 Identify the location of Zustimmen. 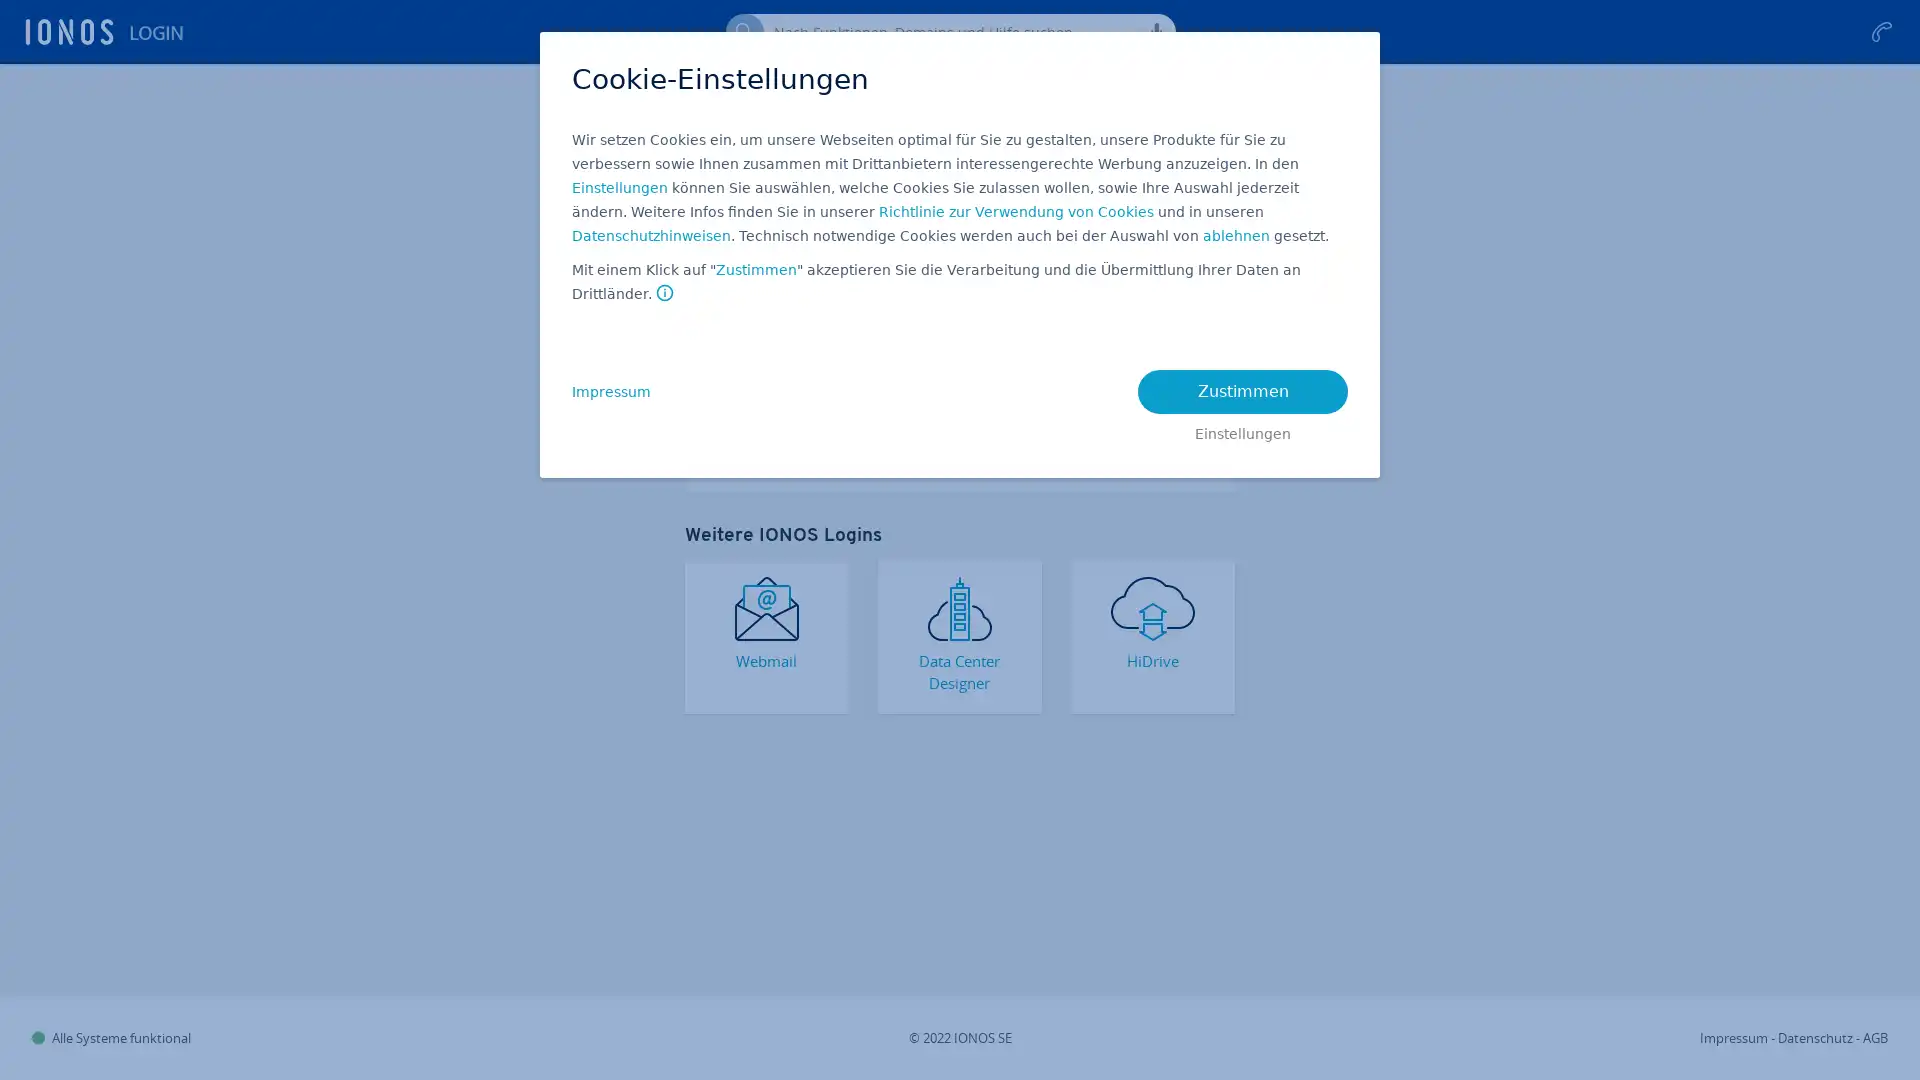
(1242, 392).